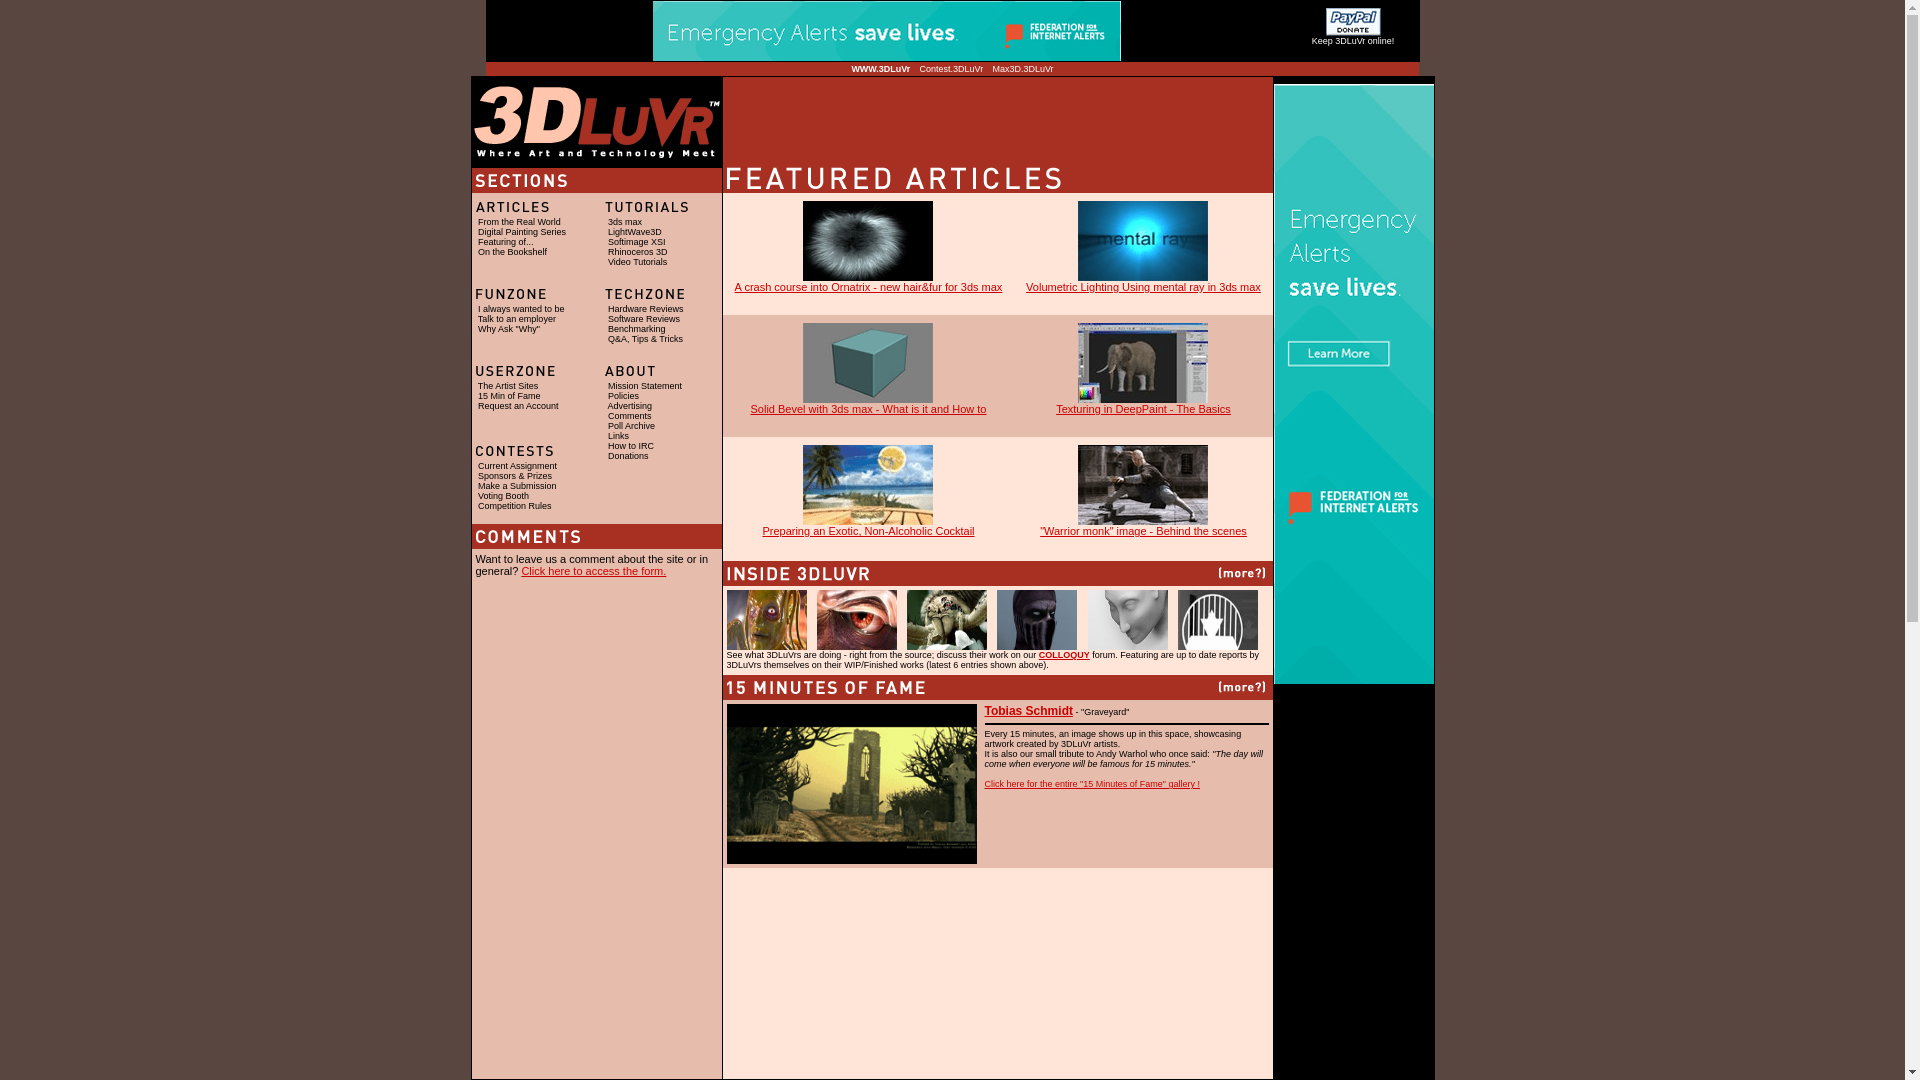 The height and width of the screenshot is (1080, 1920). Describe the element at coordinates (617, 434) in the screenshot. I see `'Links'` at that location.